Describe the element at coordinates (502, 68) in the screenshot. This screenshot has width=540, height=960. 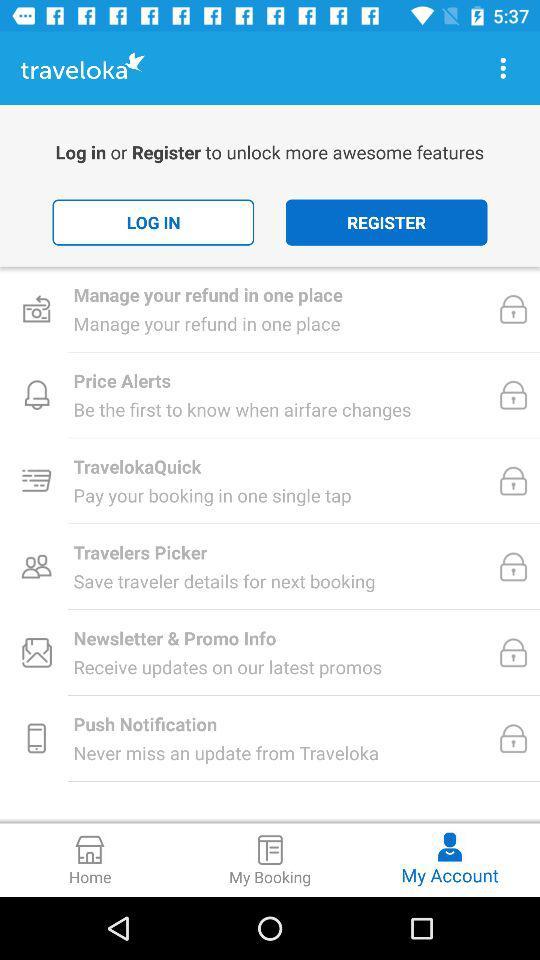
I see `get more information` at that location.